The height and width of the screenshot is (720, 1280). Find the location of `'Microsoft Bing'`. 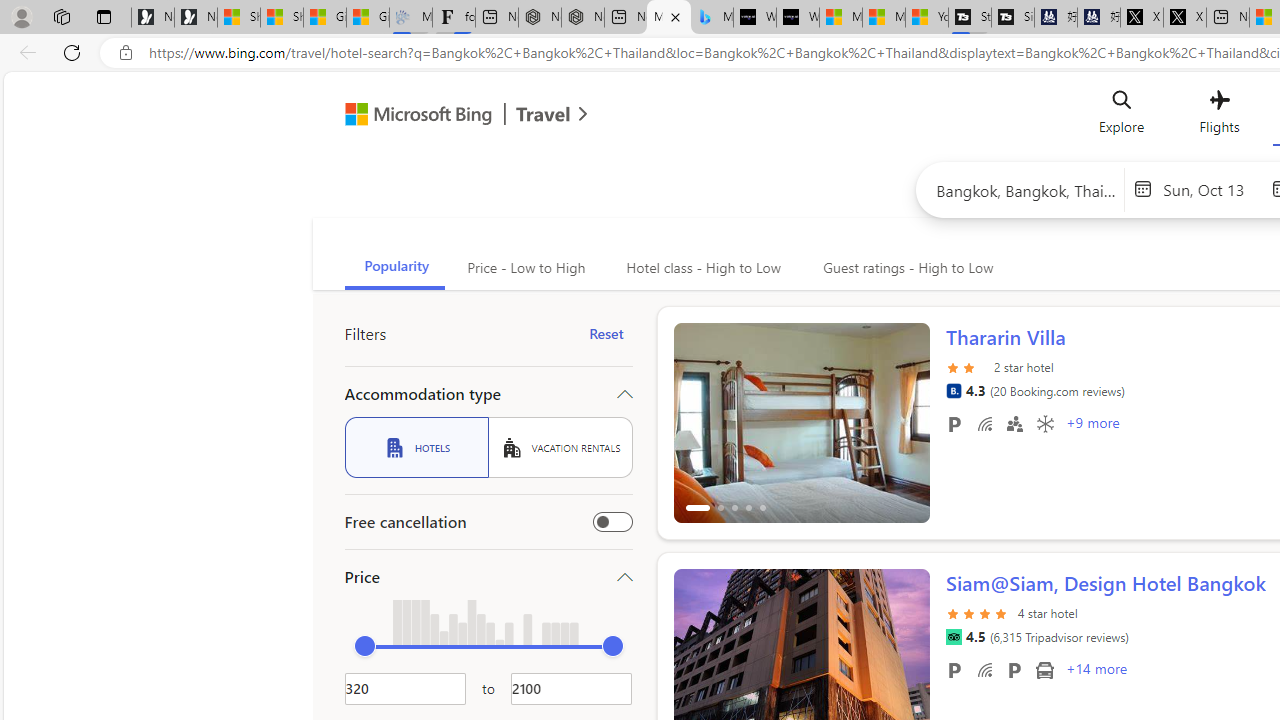

'Microsoft Bing' is located at coordinates (409, 117).